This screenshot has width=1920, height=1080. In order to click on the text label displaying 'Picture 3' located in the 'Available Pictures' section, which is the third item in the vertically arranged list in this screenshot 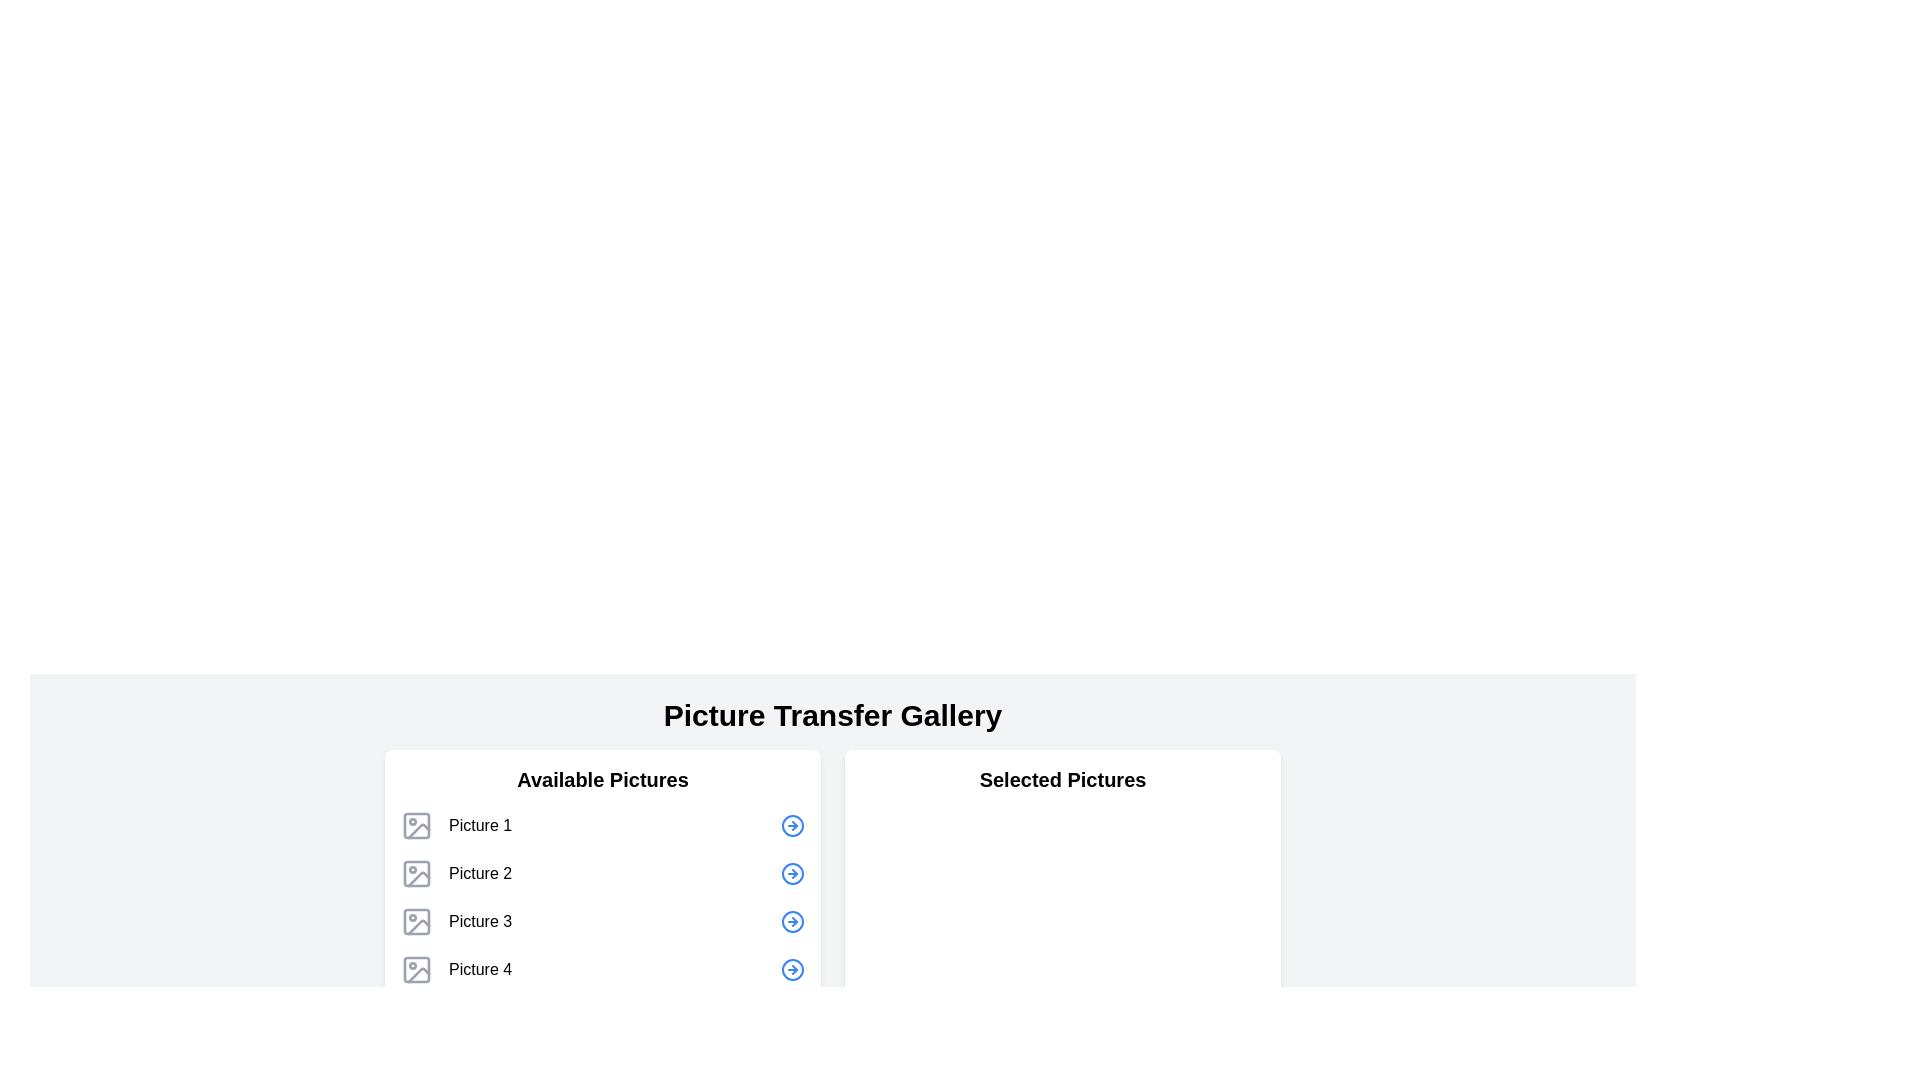, I will do `click(480, 921)`.